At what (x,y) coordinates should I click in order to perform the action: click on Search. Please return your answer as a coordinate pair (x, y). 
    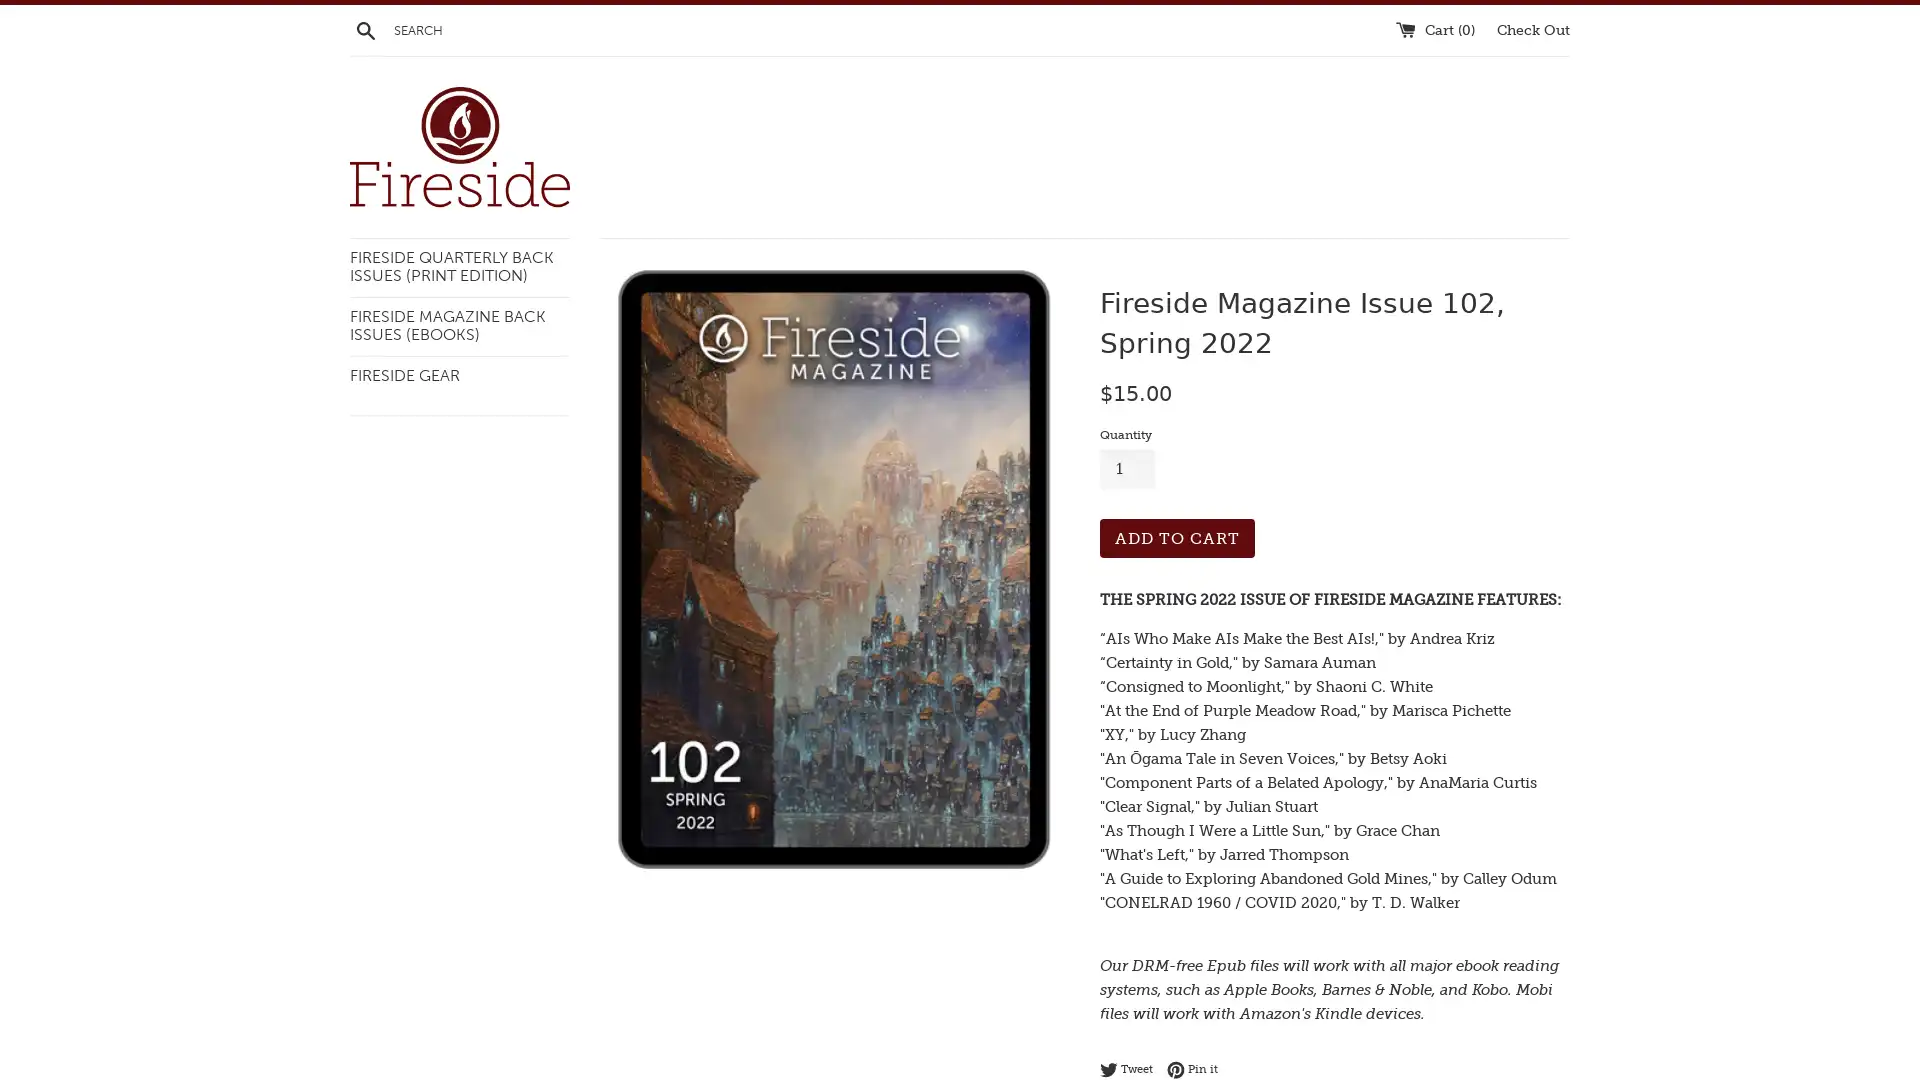
    Looking at the image, I should click on (365, 29).